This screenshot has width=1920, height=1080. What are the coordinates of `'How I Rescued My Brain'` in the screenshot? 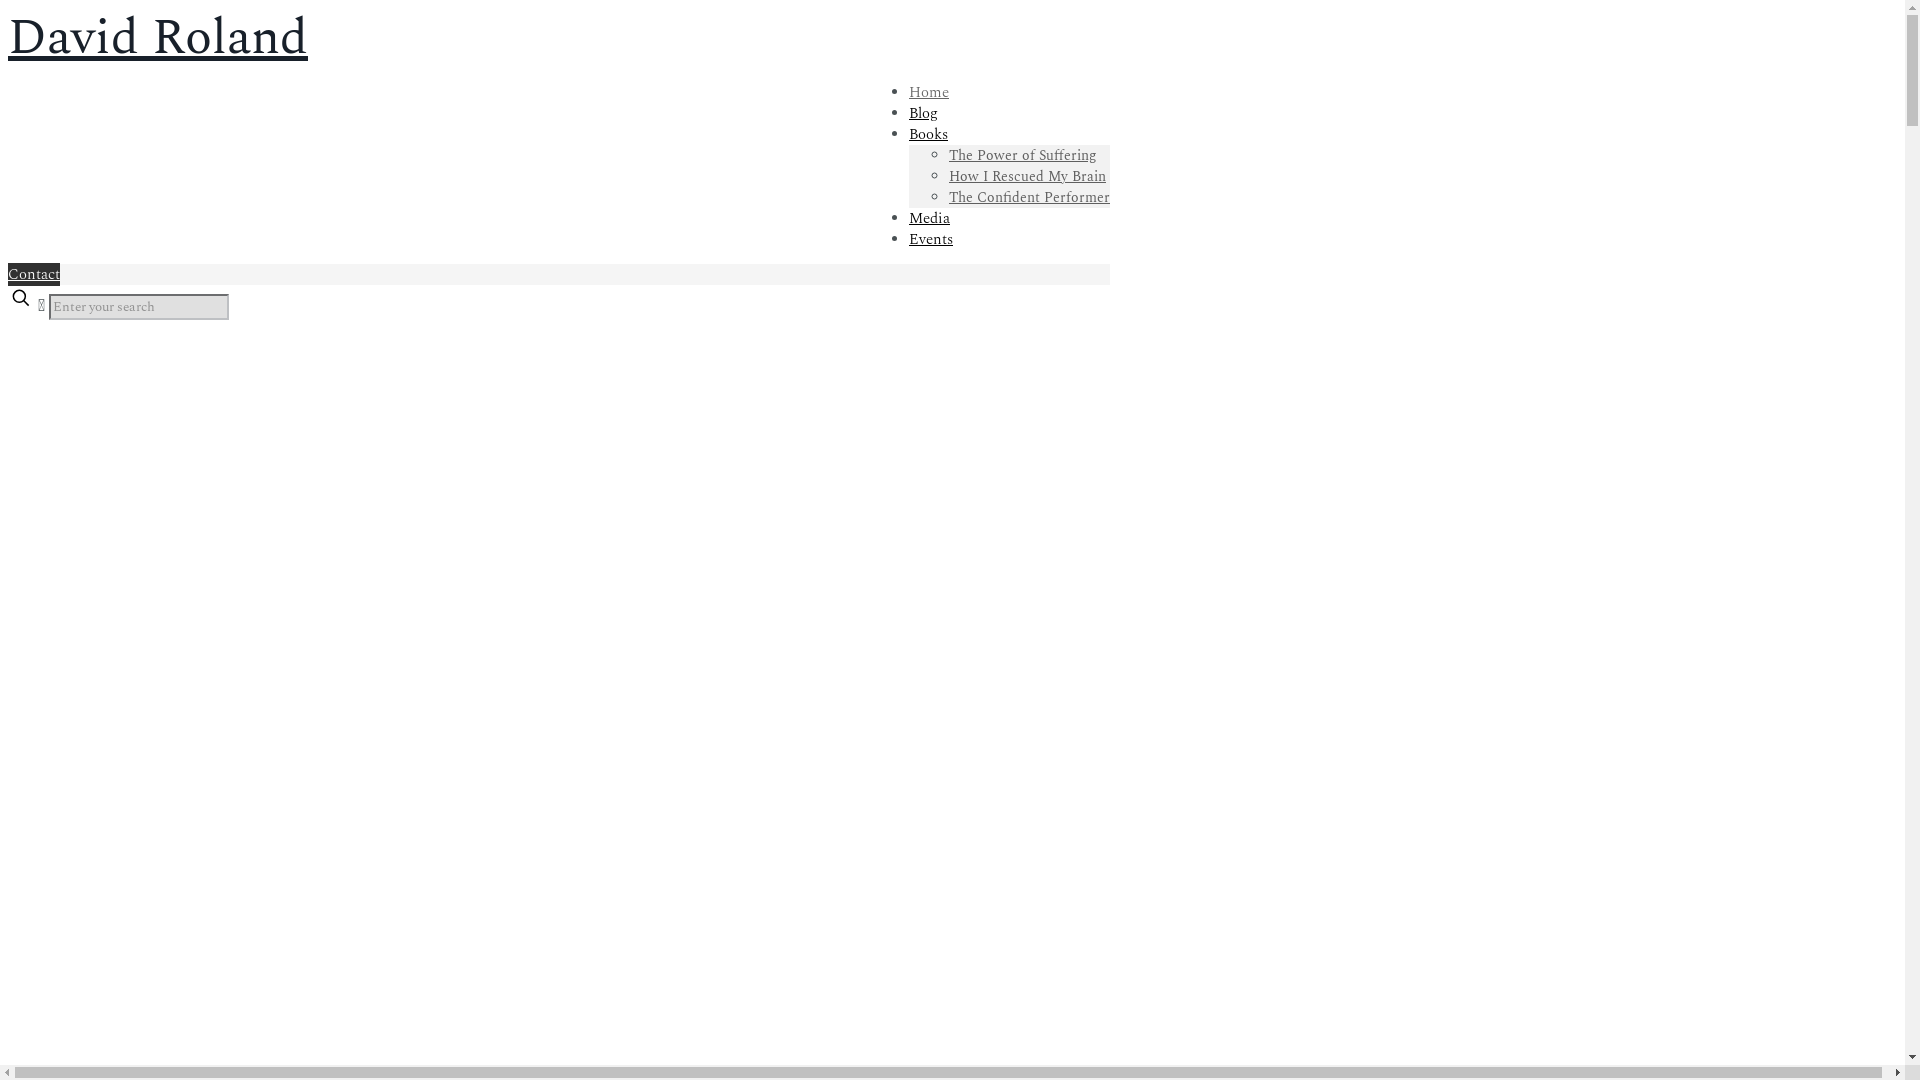 It's located at (948, 175).